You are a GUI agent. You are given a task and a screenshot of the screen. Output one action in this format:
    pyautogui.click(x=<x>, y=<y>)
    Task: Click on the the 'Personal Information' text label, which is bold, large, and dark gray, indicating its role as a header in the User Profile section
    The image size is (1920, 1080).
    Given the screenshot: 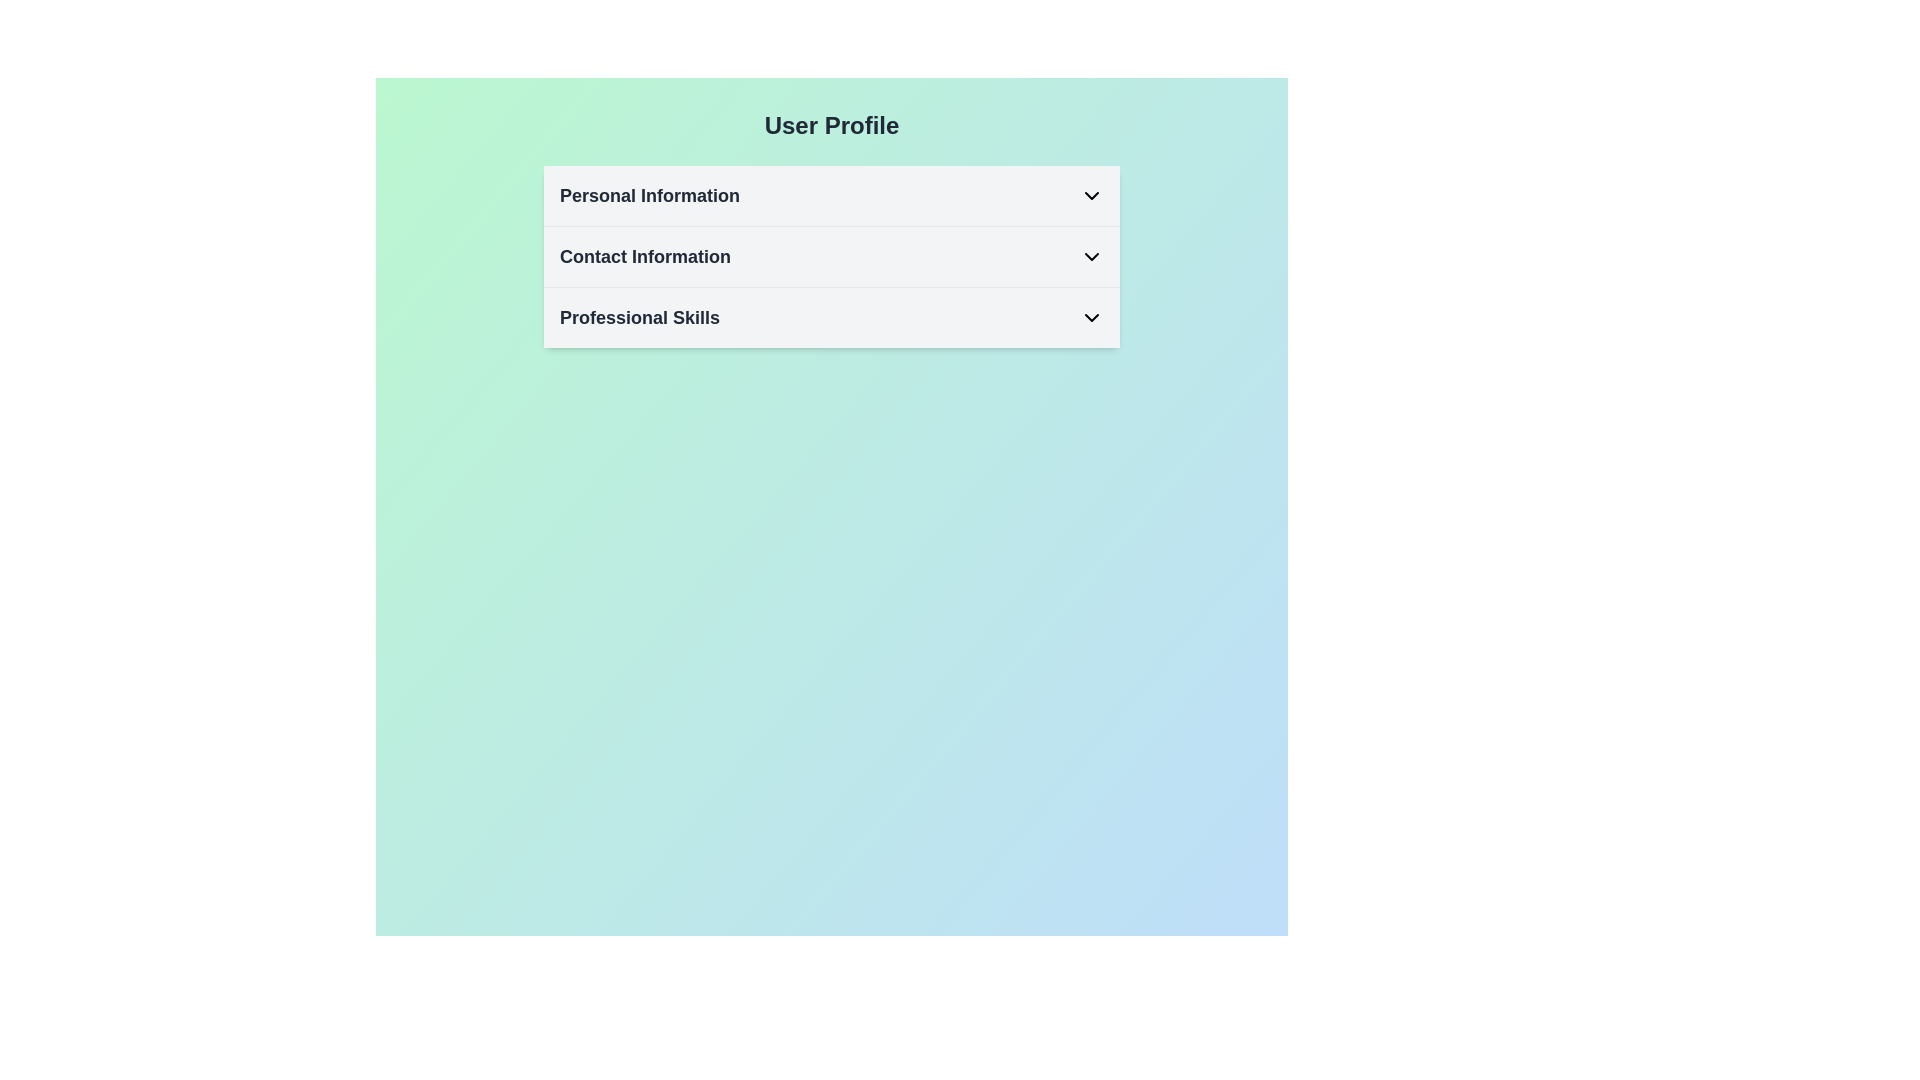 What is the action you would take?
    pyautogui.click(x=650, y=196)
    